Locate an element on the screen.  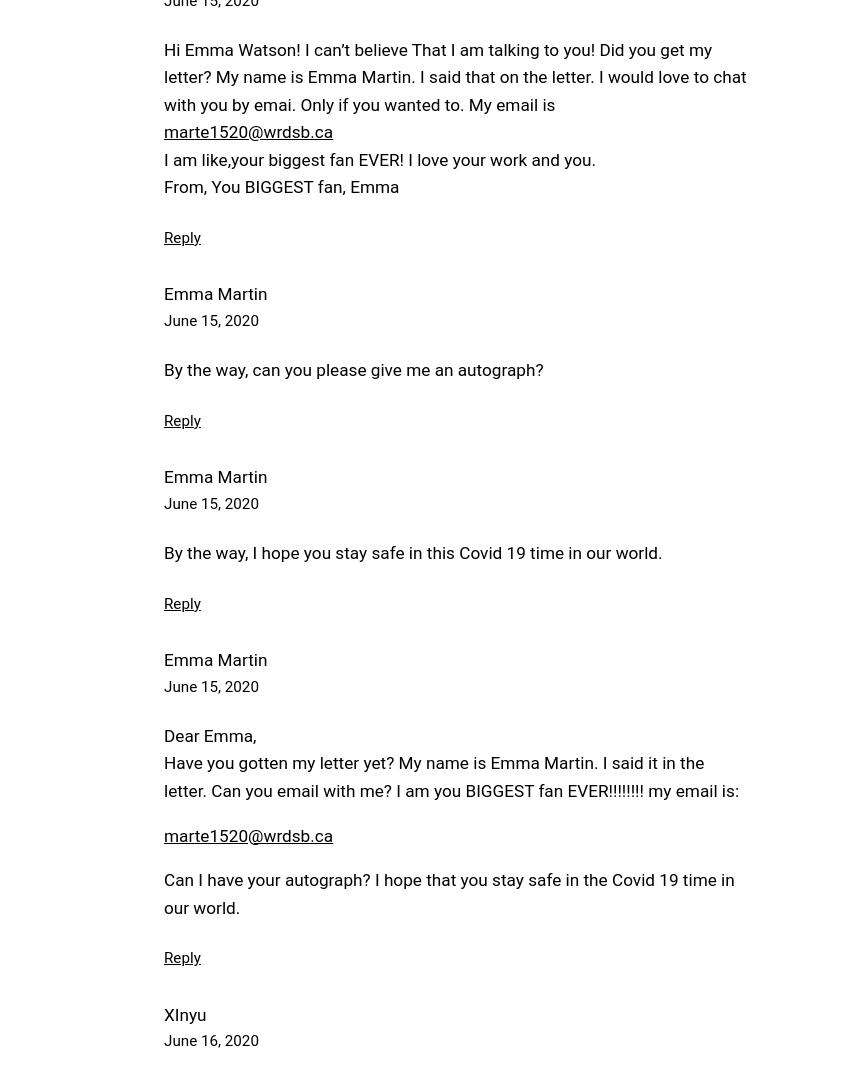
'I am like,your biggest fan EVER! I love your work and you.' is located at coordinates (163, 157).